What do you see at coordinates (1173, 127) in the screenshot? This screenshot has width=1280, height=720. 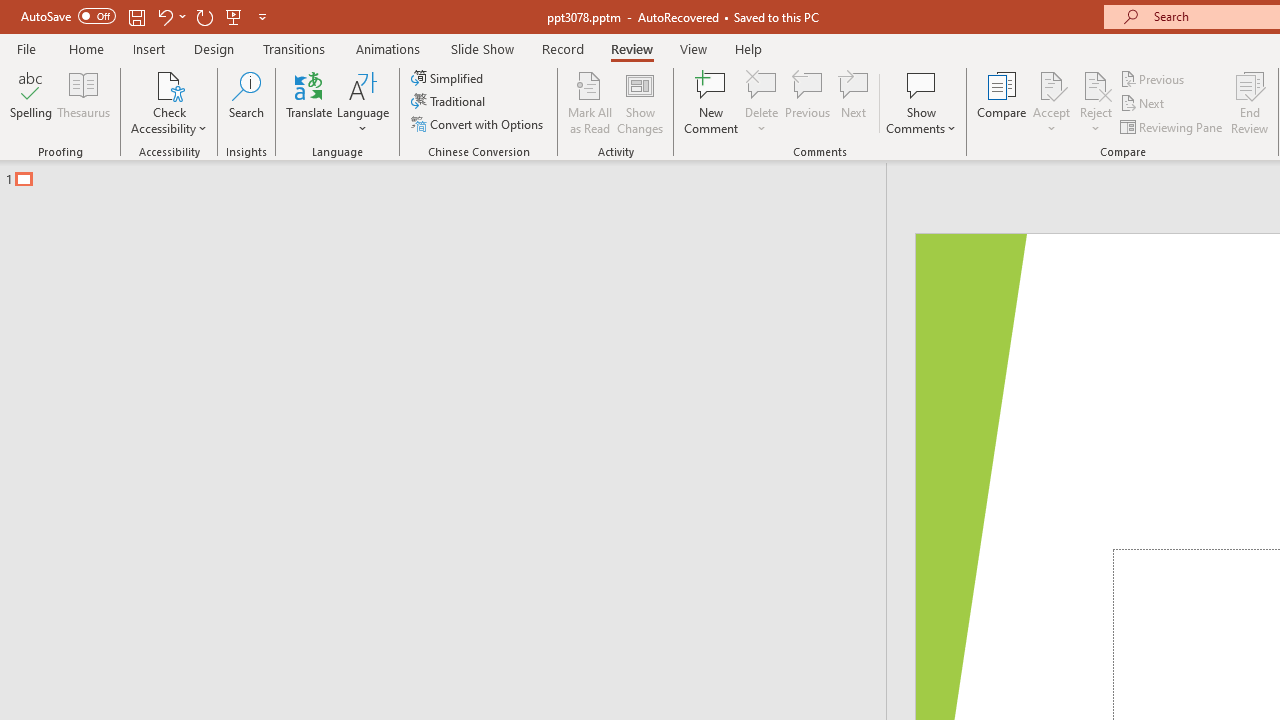 I see `'Reviewing Pane'` at bounding box center [1173, 127].